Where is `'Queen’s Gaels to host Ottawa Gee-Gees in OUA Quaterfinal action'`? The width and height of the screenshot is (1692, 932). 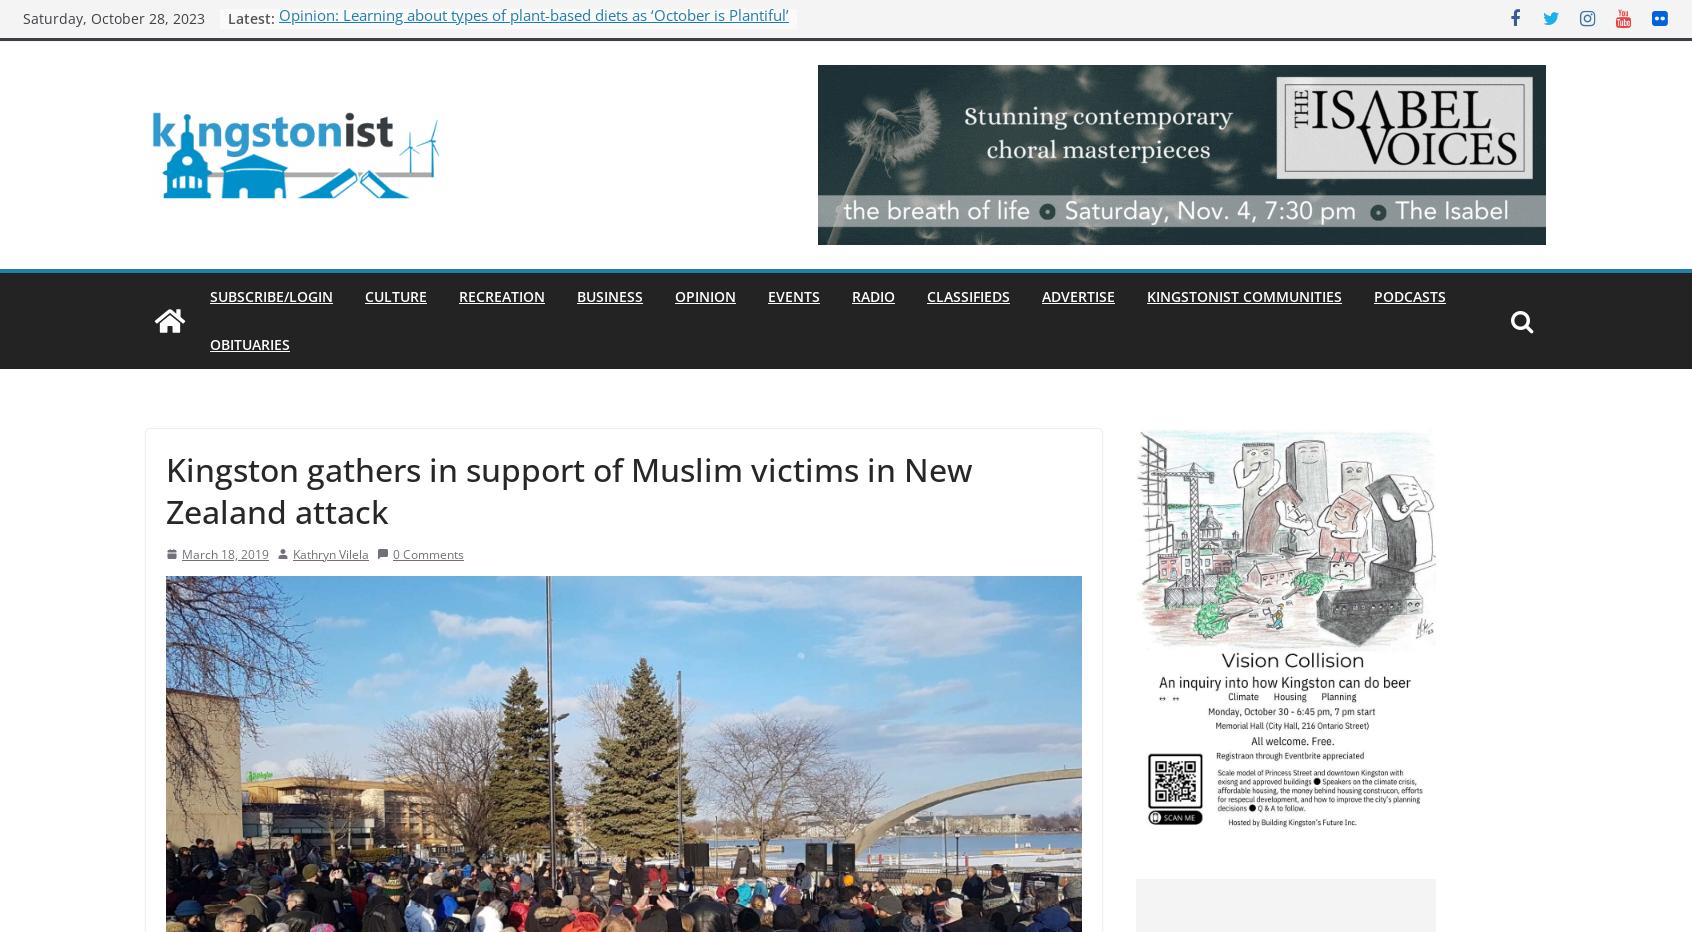 'Queen’s Gaels to host Ottawa Gee-Gees in OUA Quaterfinal action' is located at coordinates (506, 38).